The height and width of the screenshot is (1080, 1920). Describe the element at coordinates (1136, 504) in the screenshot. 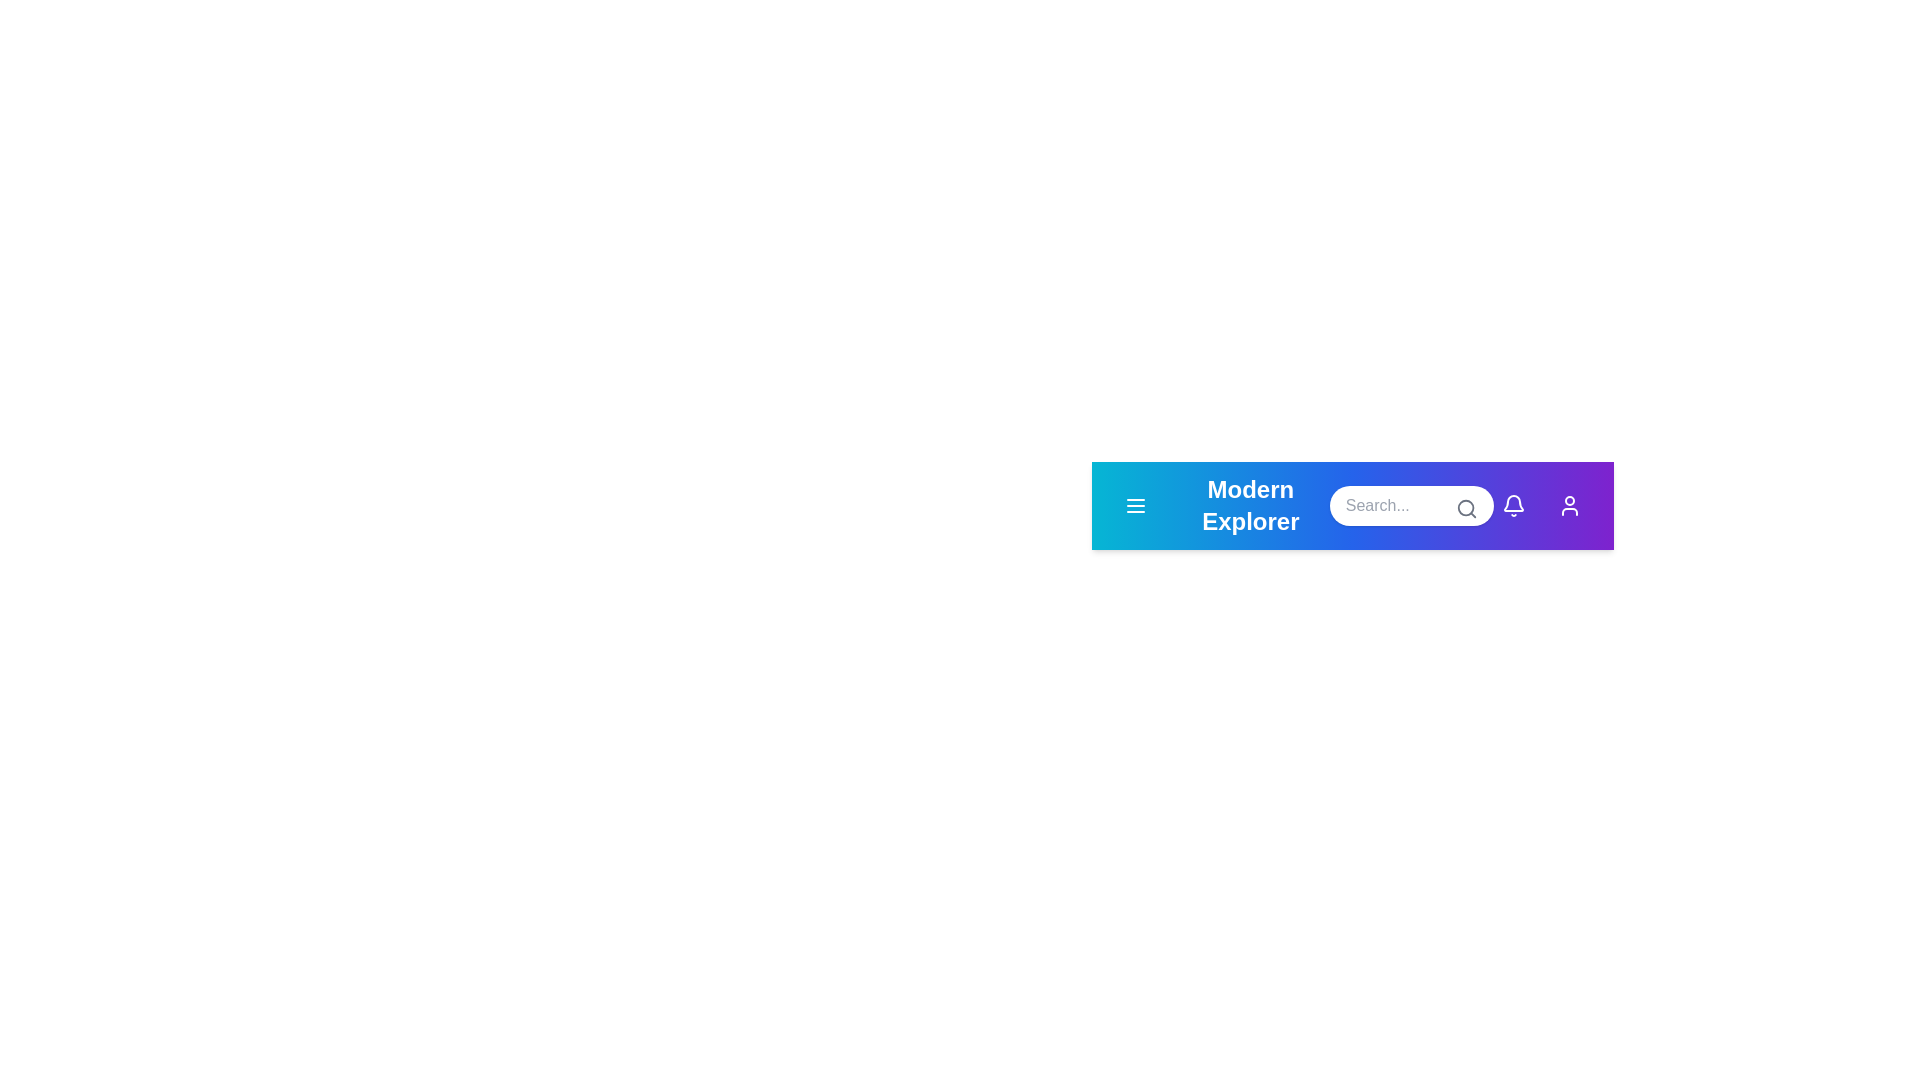

I see `the menu icon to open the side menu or navigation` at that location.